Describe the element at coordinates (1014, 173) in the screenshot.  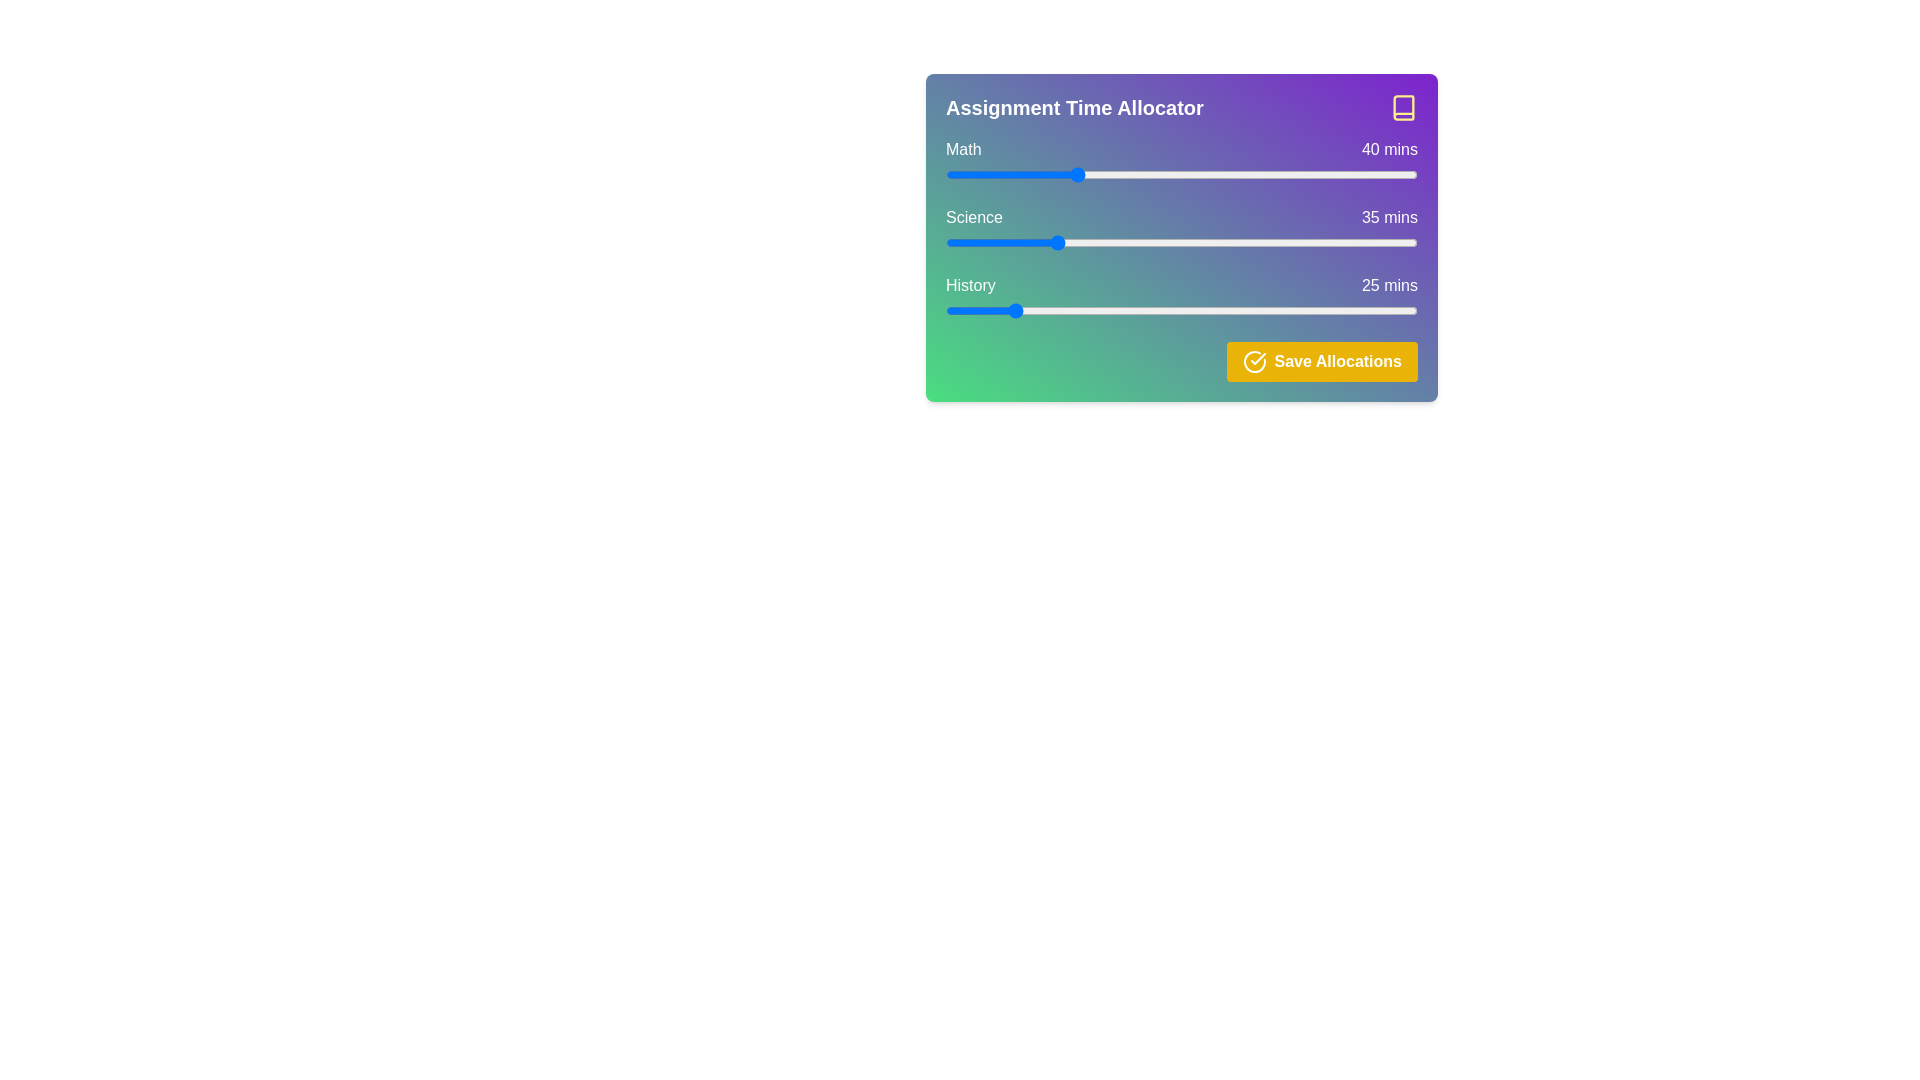
I see `the slider for 'Math'` at that location.